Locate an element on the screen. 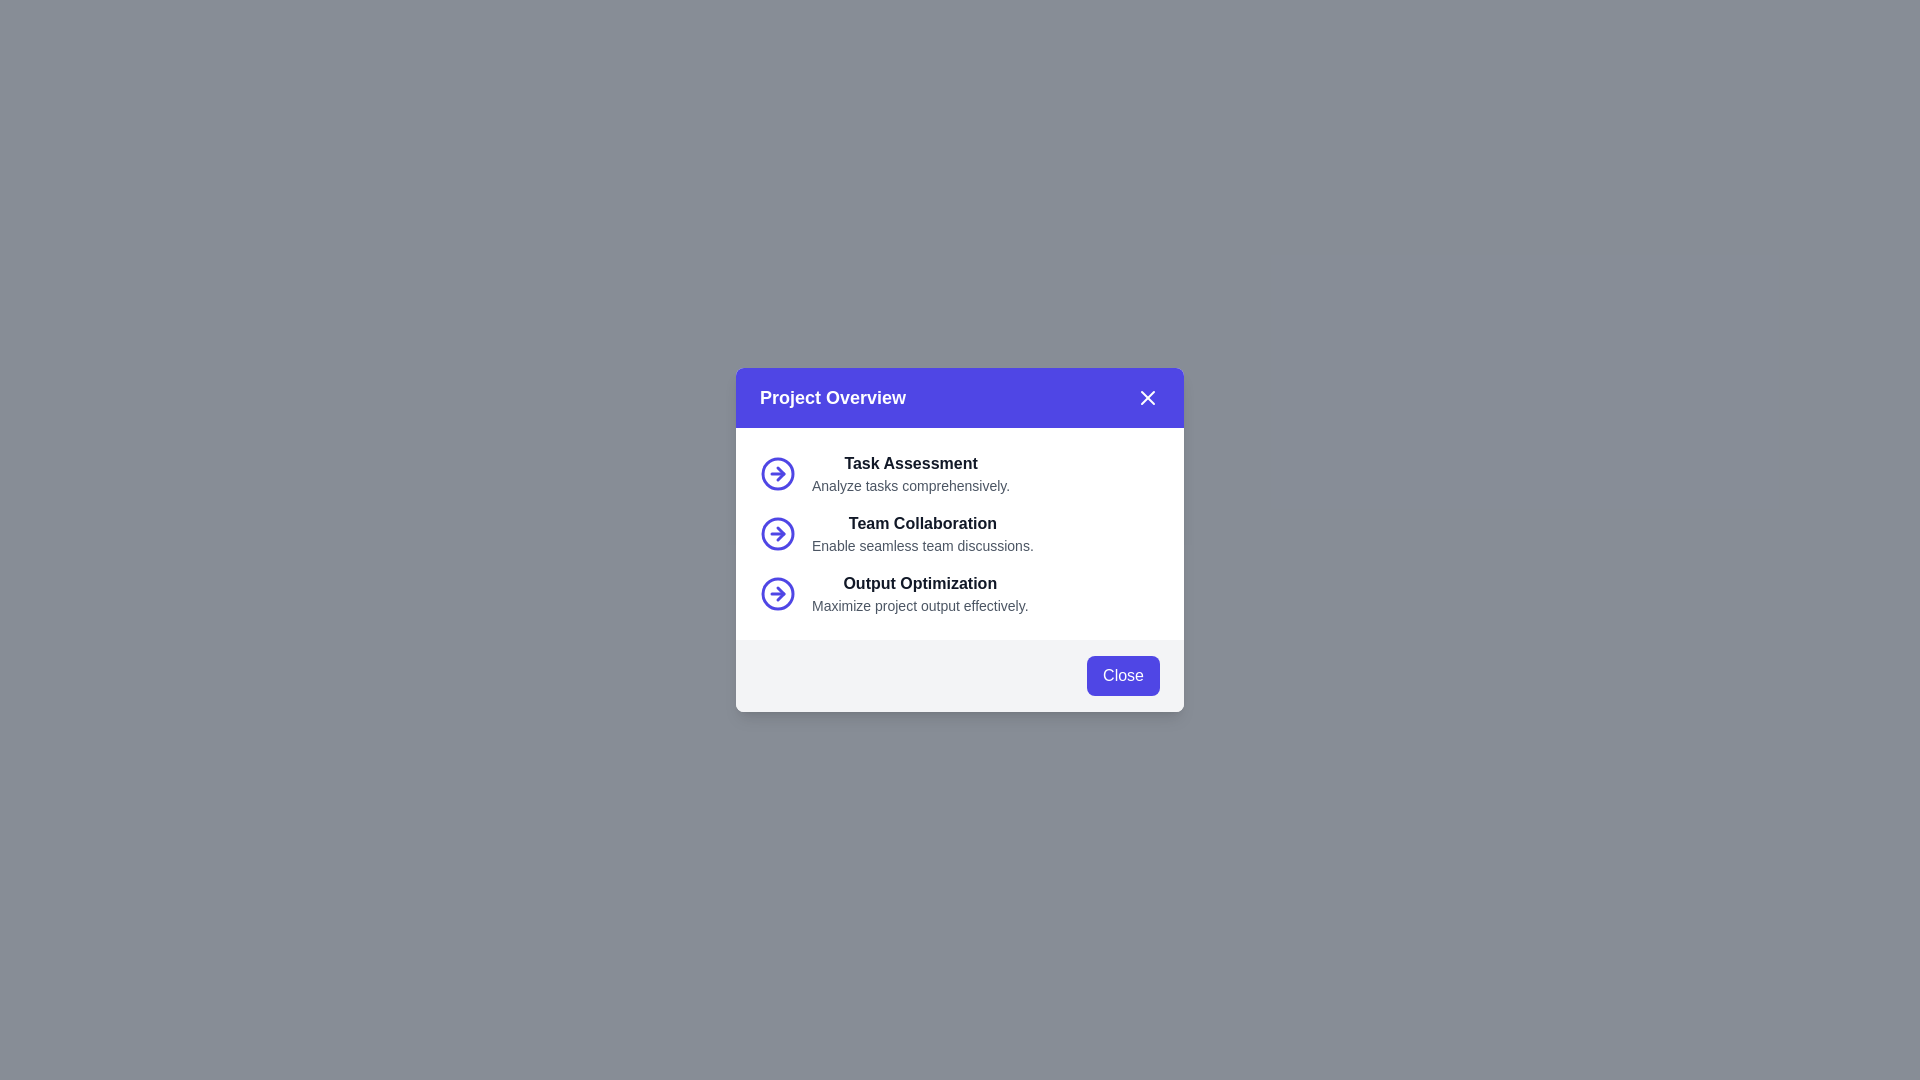 This screenshot has height=1080, width=1920. the third circular arrow icon that indicates forward navigation, located next to the 'Output Optimization' label is located at coordinates (780, 532).